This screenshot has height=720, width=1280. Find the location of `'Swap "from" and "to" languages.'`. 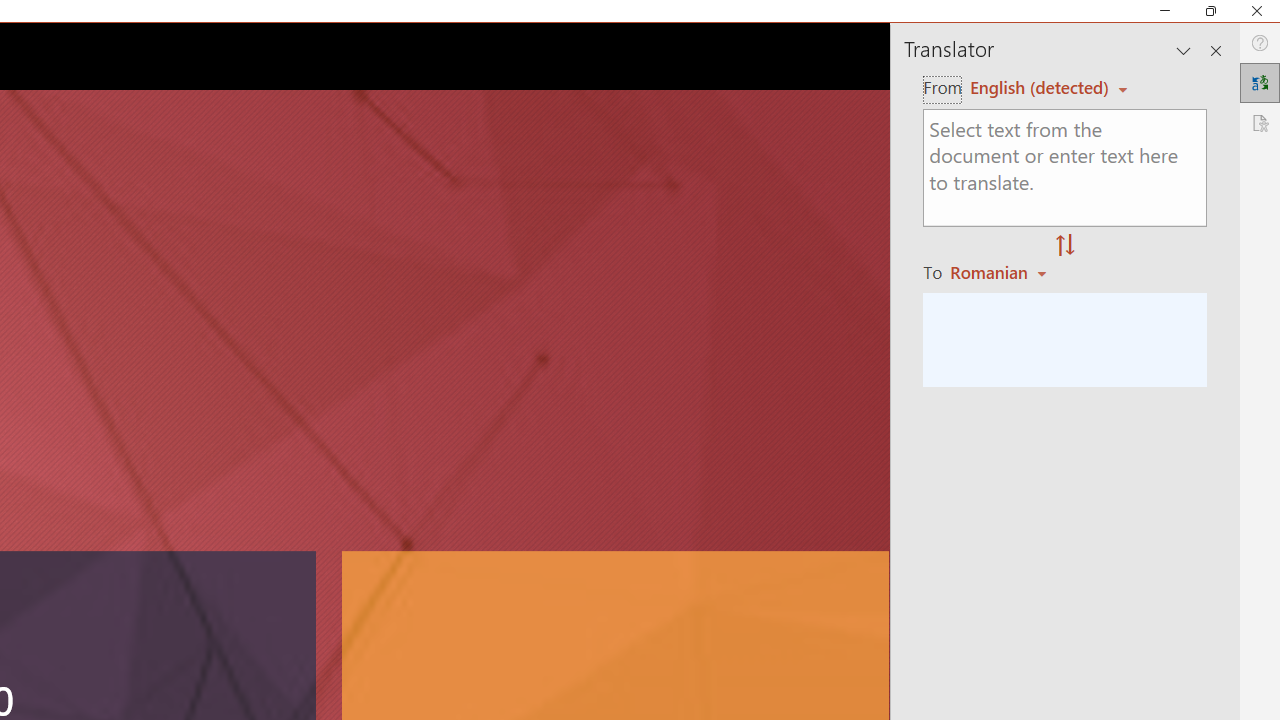

'Swap "from" and "to" languages.' is located at coordinates (1064, 244).